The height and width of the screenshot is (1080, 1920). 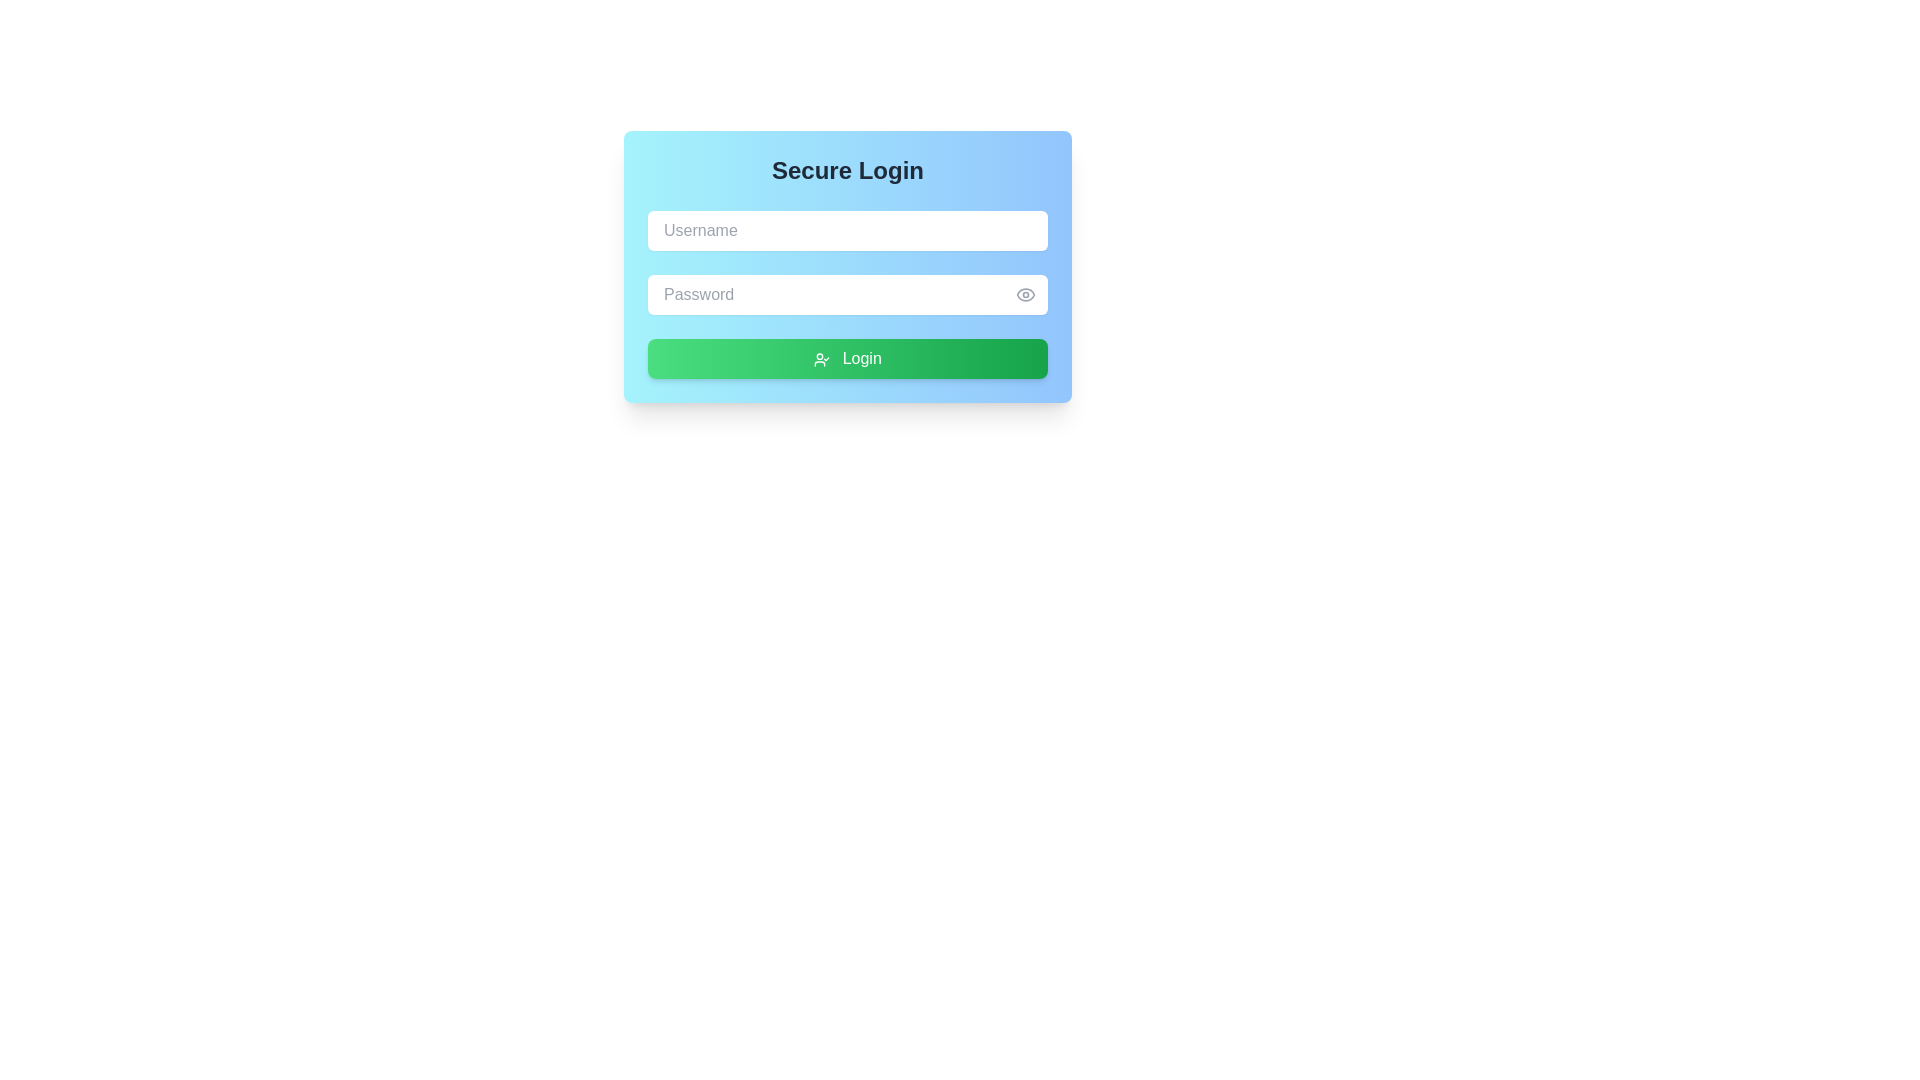 I want to click on the eye-shaped icon in the lower-right corner of the password input field, so click(x=1026, y=294).